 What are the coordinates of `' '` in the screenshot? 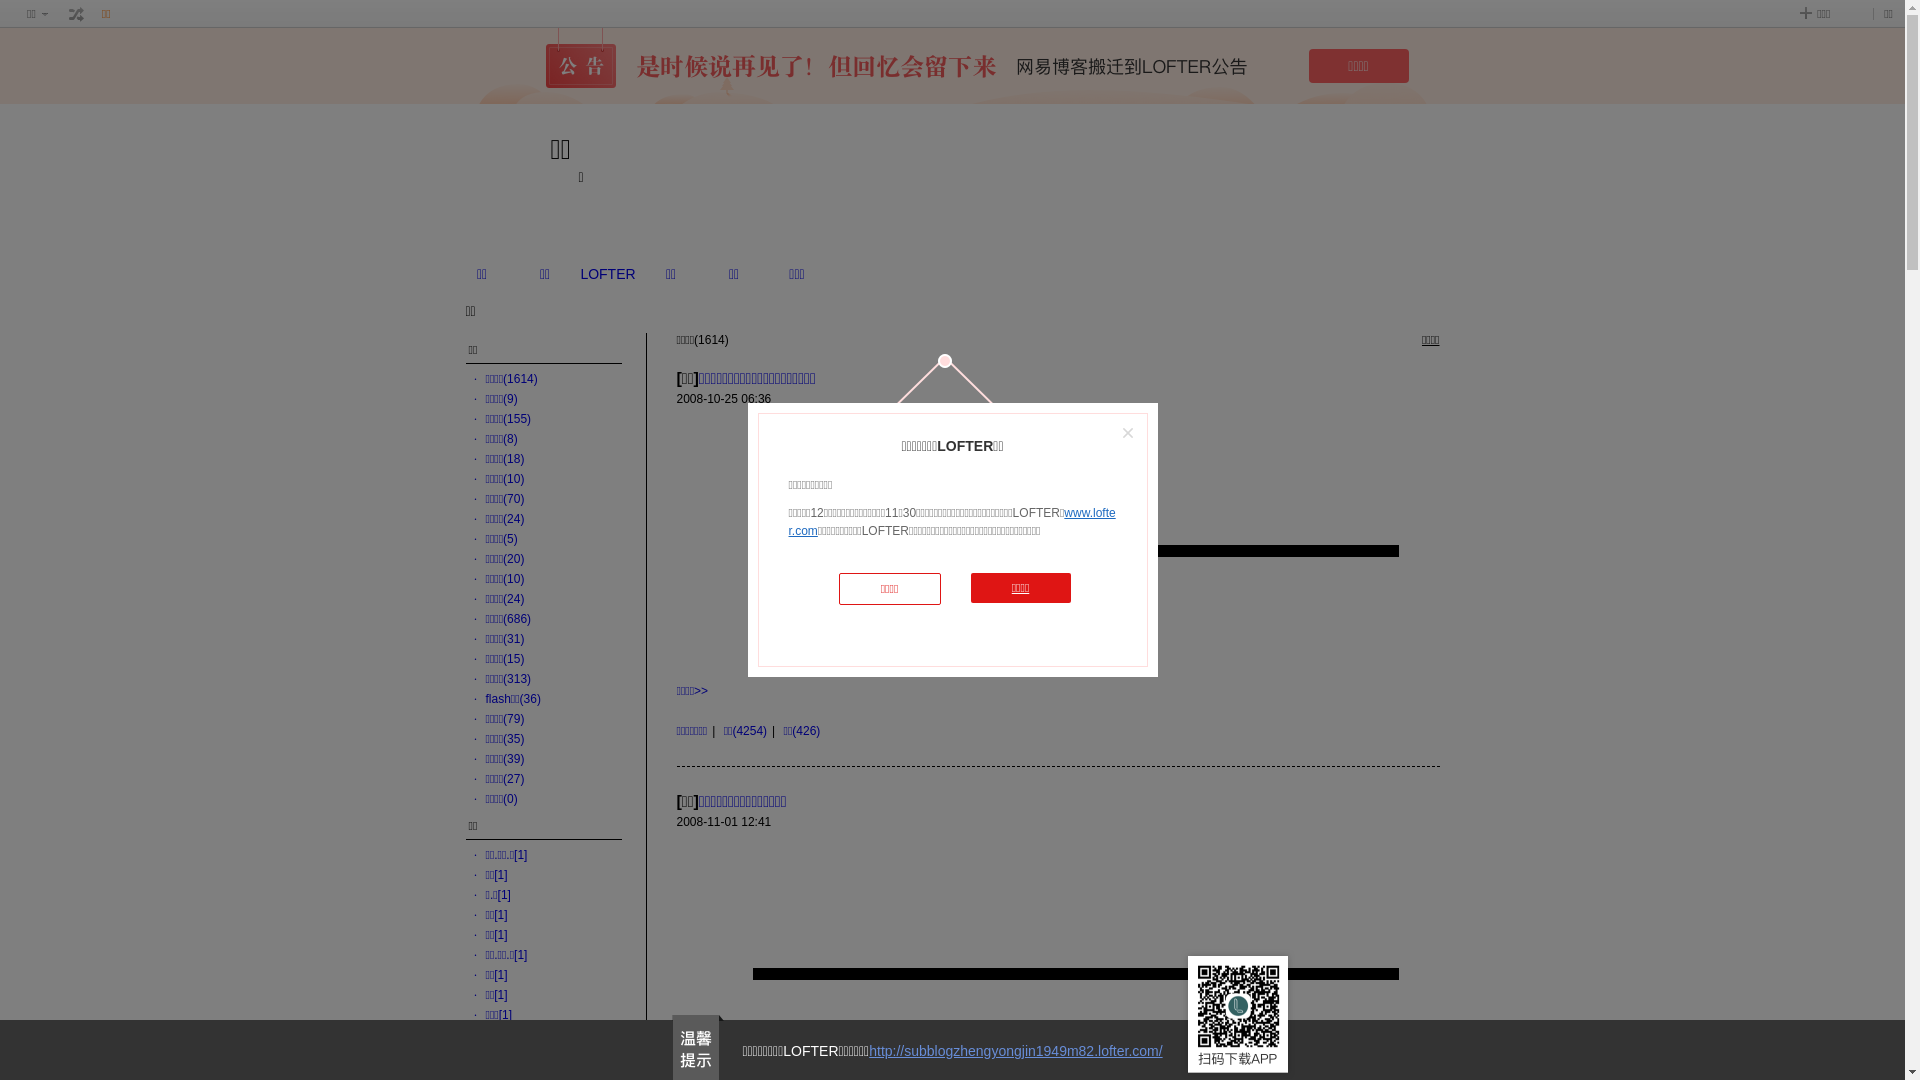 It's located at (59, 14).